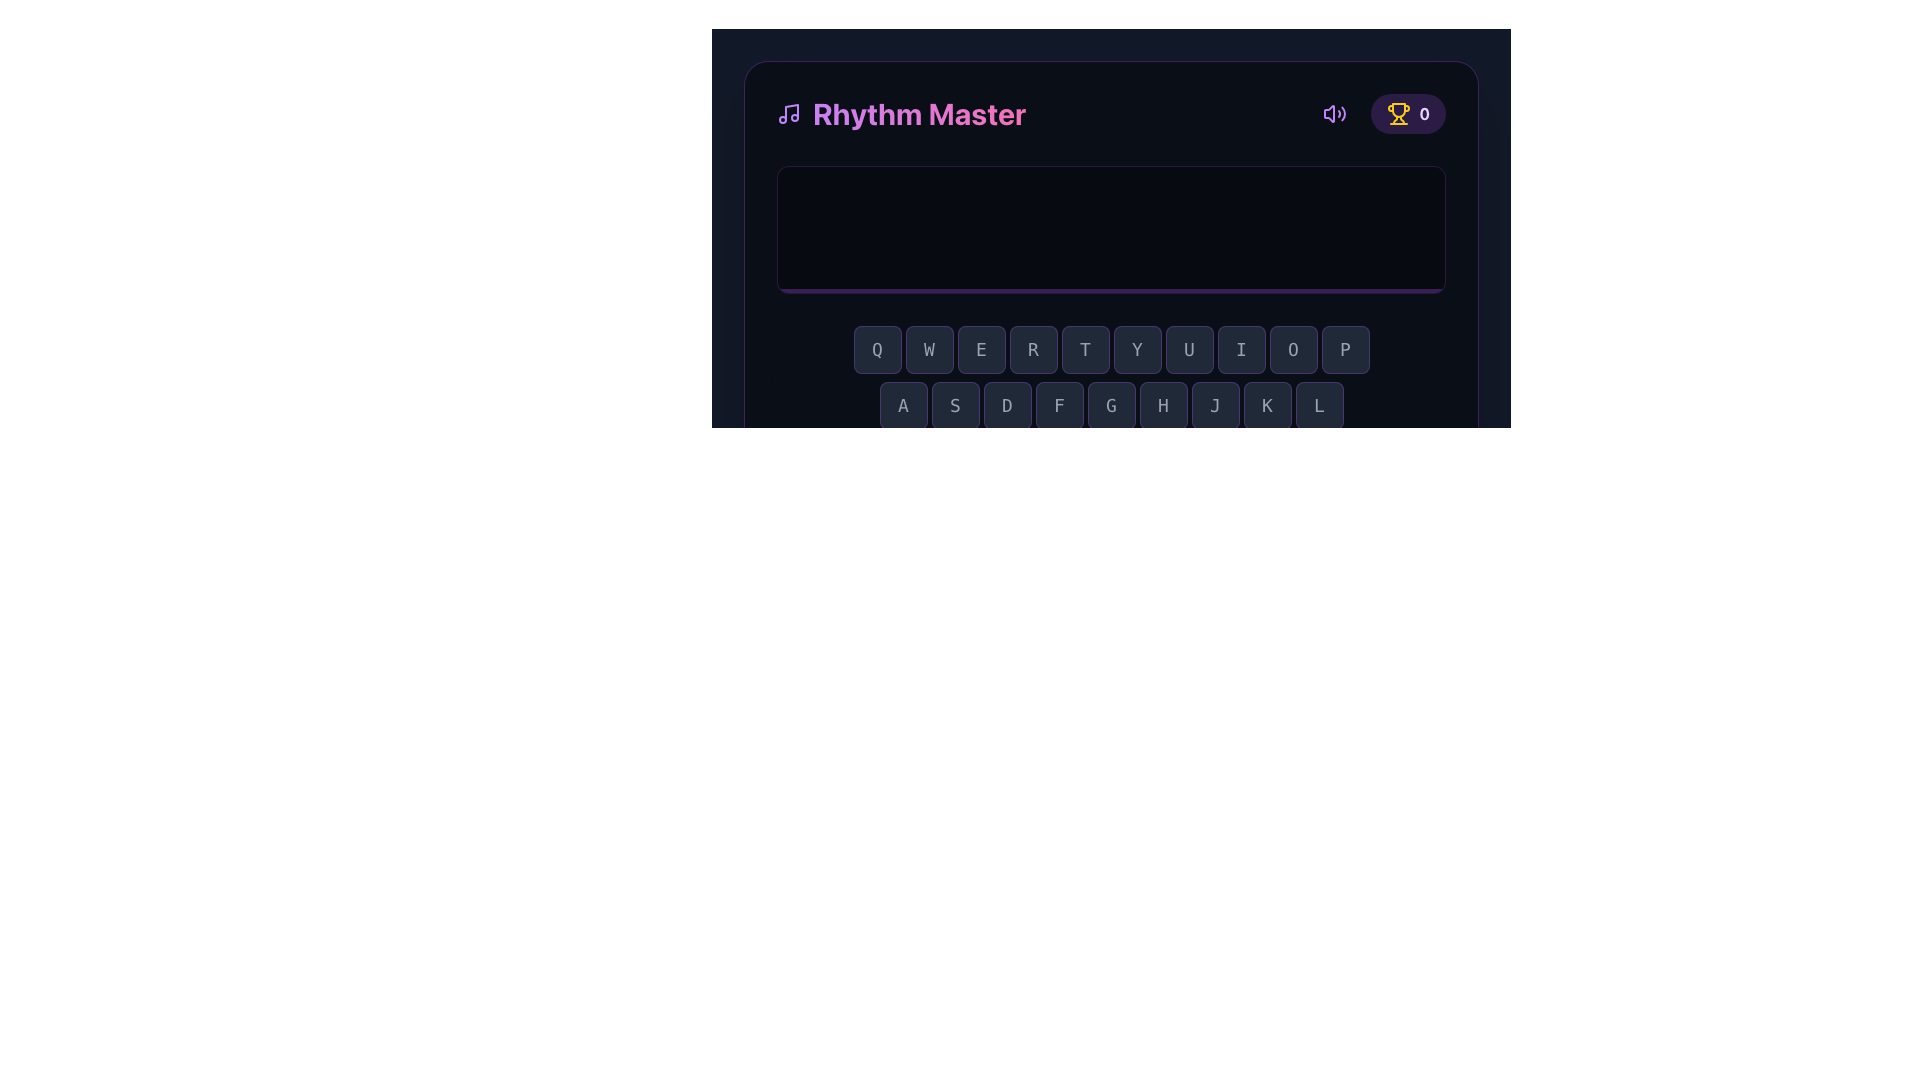 The height and width of the screenshot is (1080, 1920). What do you see at coordinates (1214, 405) in the screenshot?
I see `the button displaying 'J' in a mono-styled font, located in the bottom section of the interface as the eighth button in the sequence 'ASDFGHJKL'` at bounding box center [1214, 405].